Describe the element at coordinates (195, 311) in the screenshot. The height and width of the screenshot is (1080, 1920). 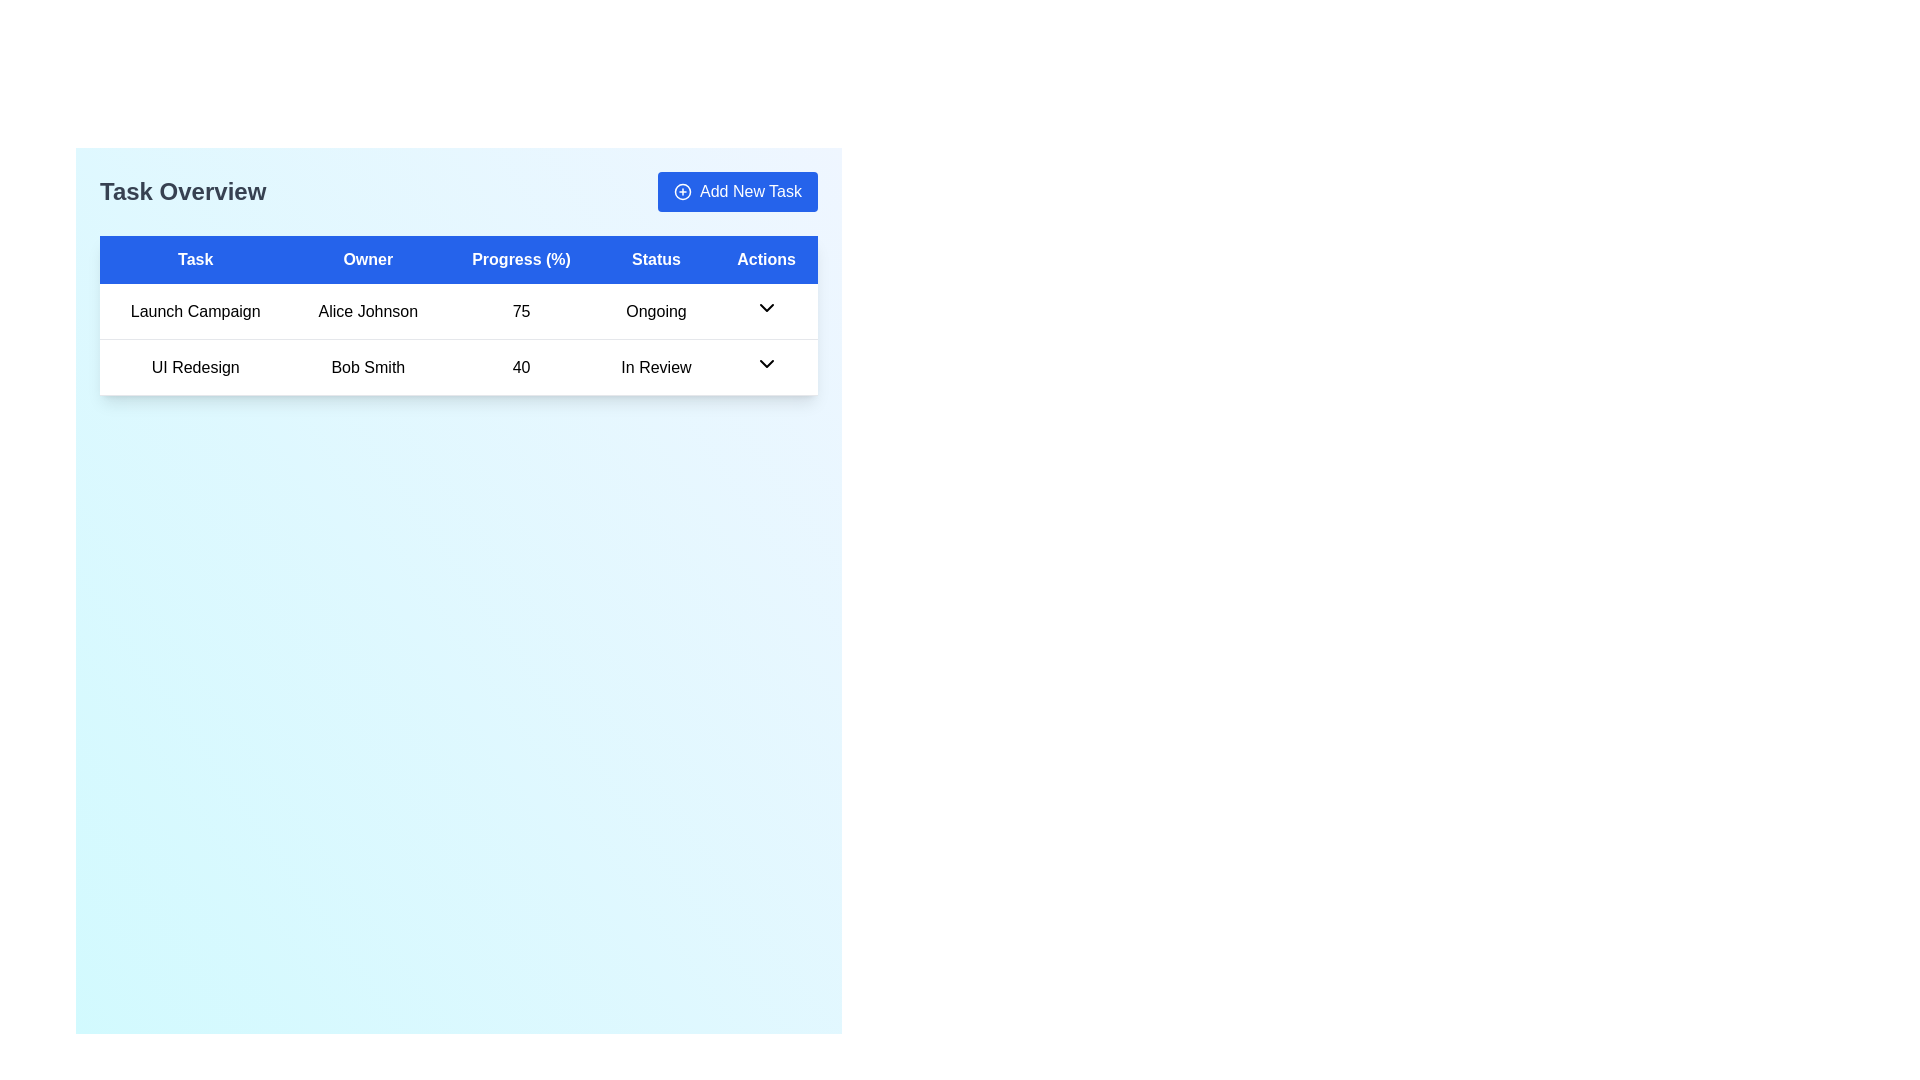
I see `the static text label that reads 'Launch Campaign', which is located in the first column of the first row under the 'Task' header in the 'Task Overview' table` at that location.